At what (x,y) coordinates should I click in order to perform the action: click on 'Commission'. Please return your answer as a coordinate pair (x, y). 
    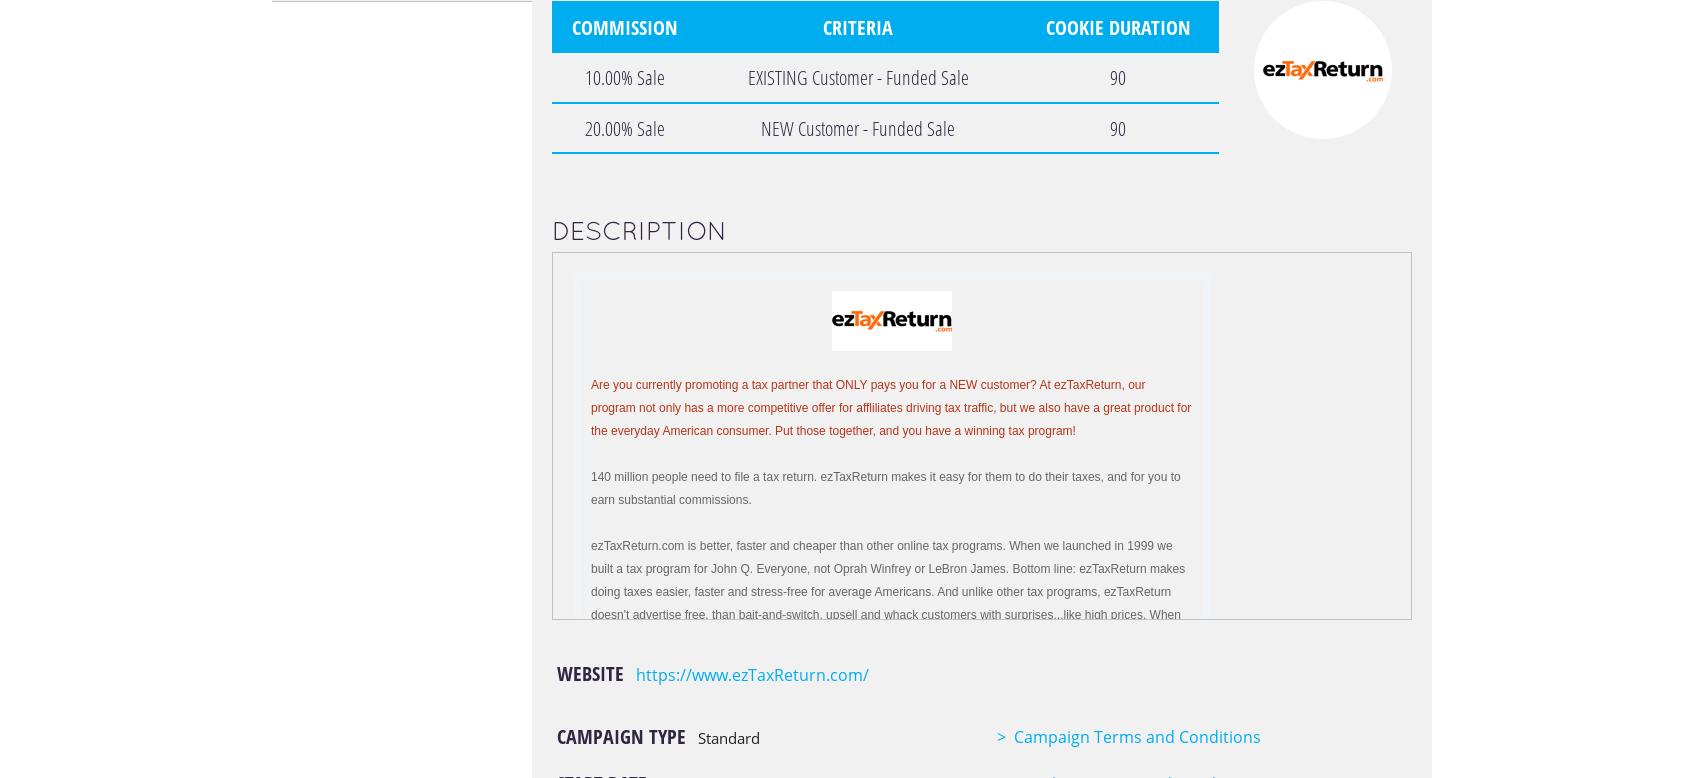
    Looking at the image, I should click on (622, 26).